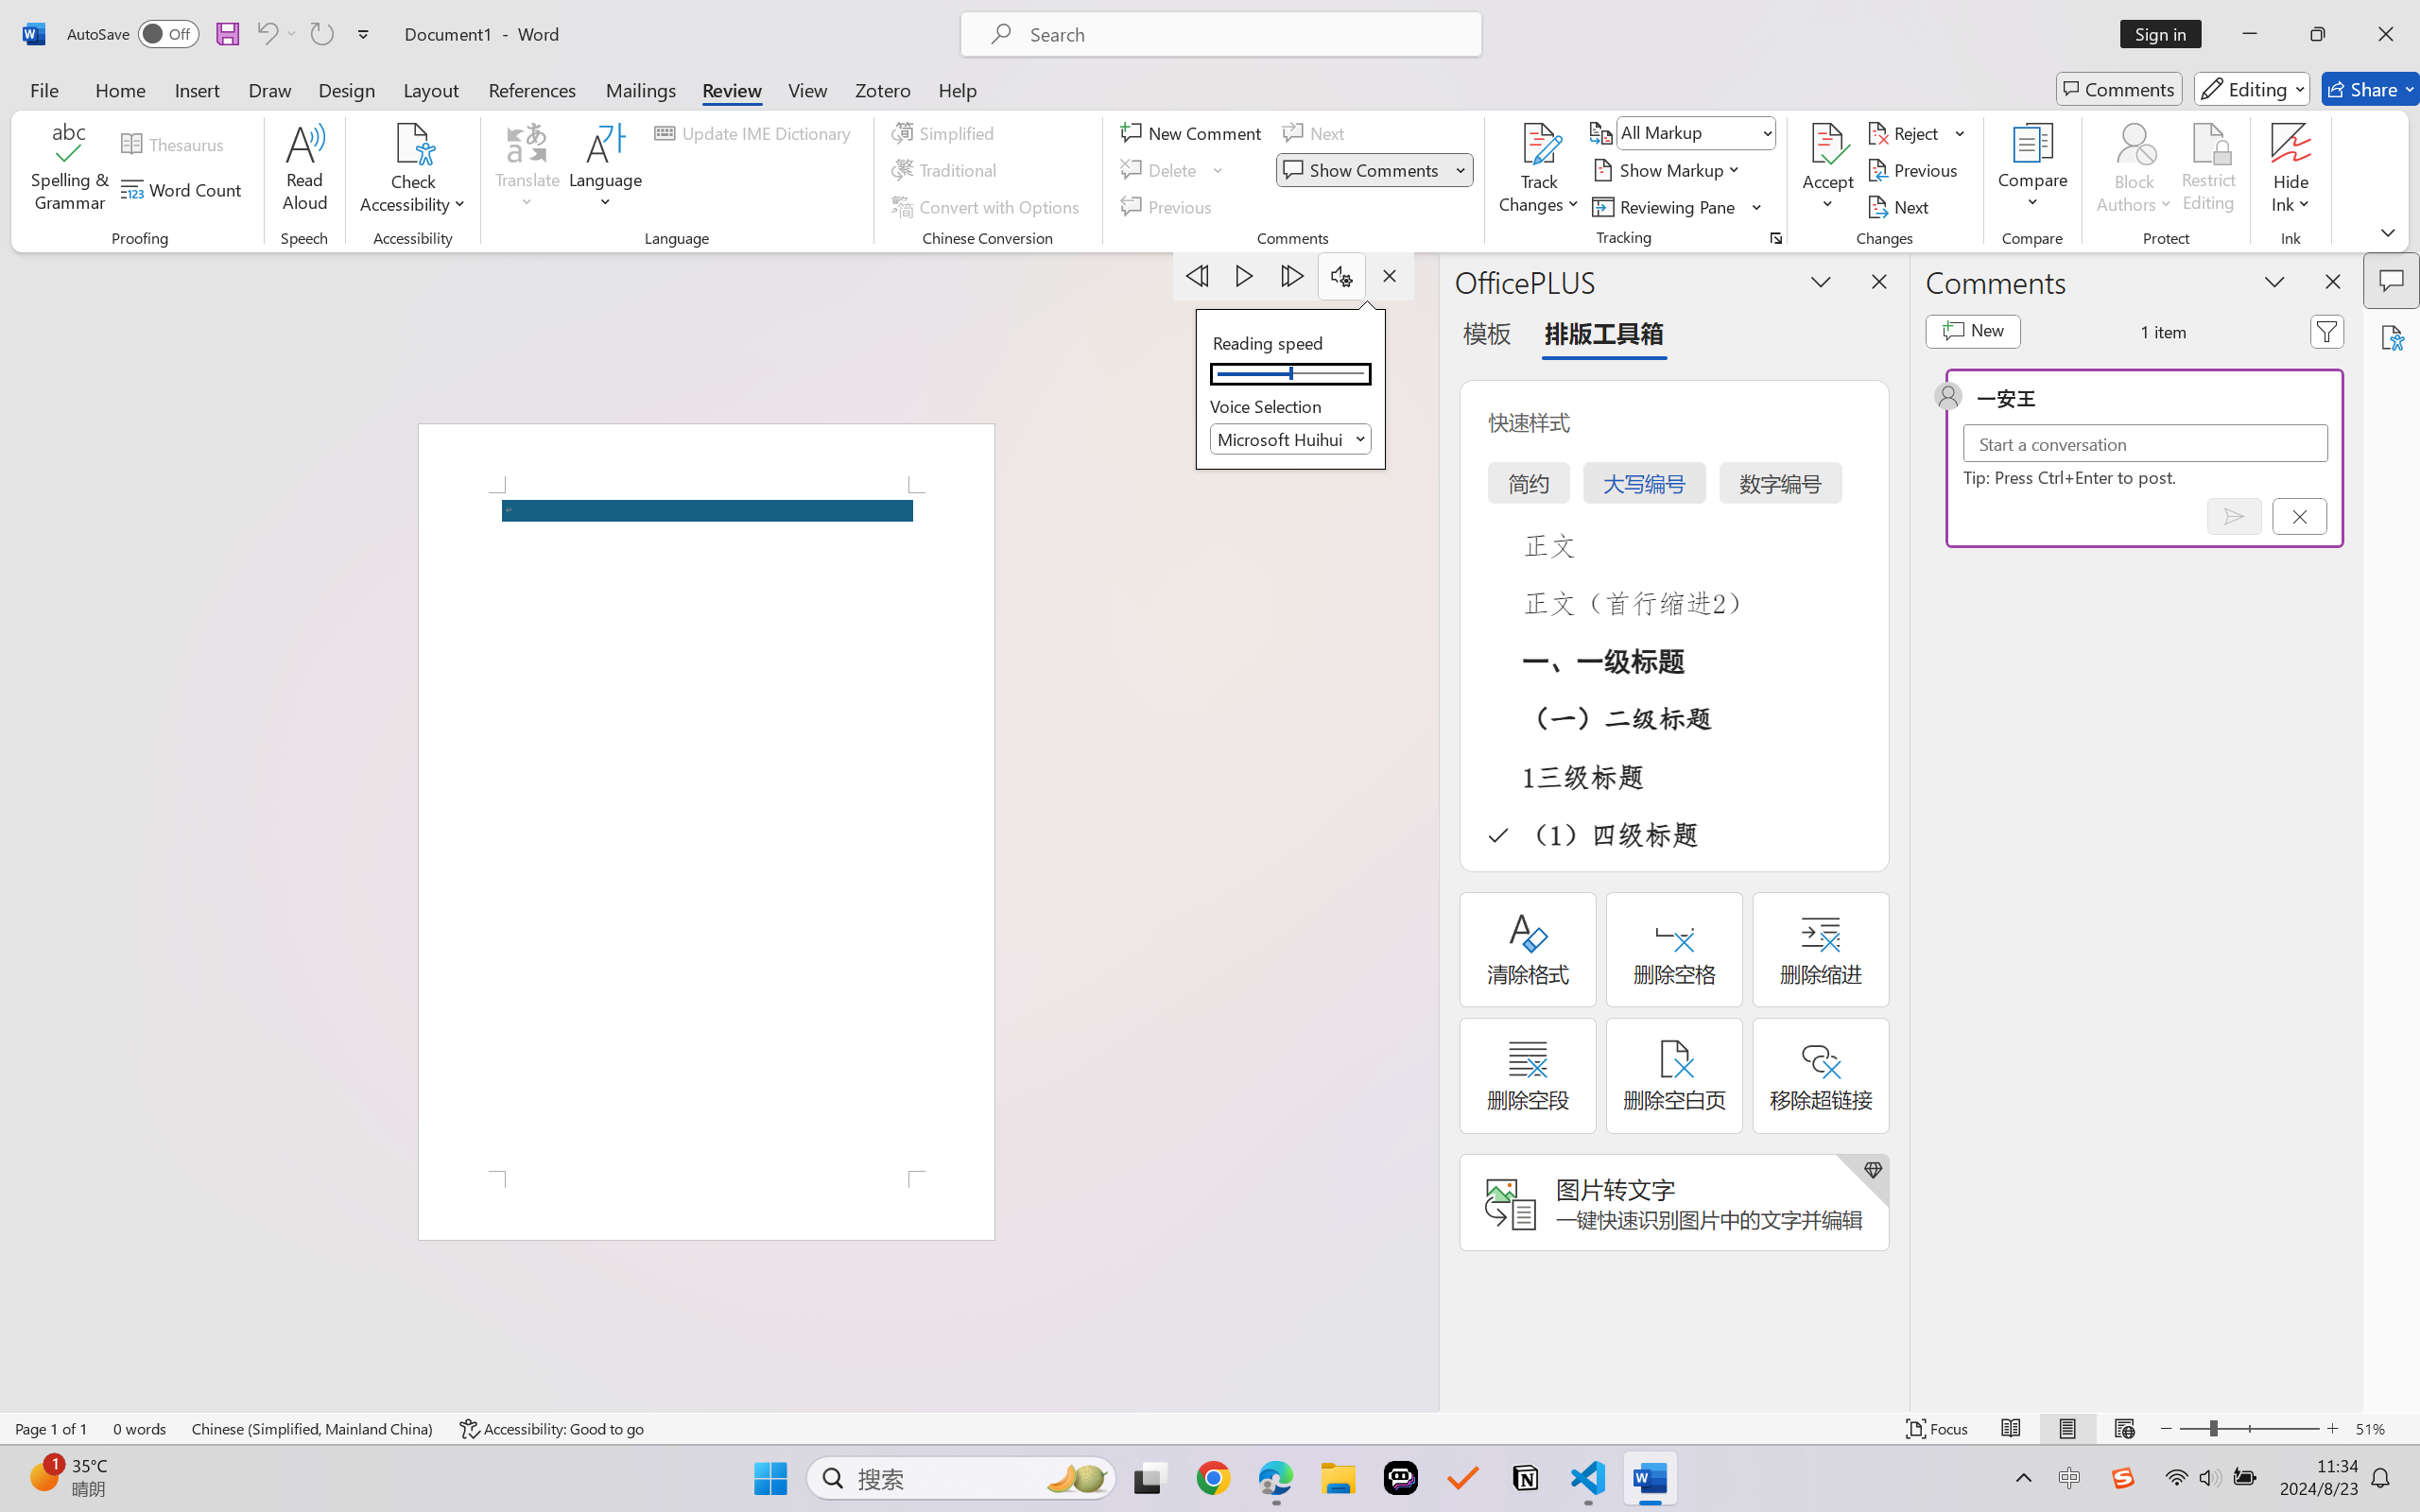  Describe the element at coordinates (313, 1428) in the screenshot. I see `'Language Chinese (Simplified, Mainland China)'` at that location.